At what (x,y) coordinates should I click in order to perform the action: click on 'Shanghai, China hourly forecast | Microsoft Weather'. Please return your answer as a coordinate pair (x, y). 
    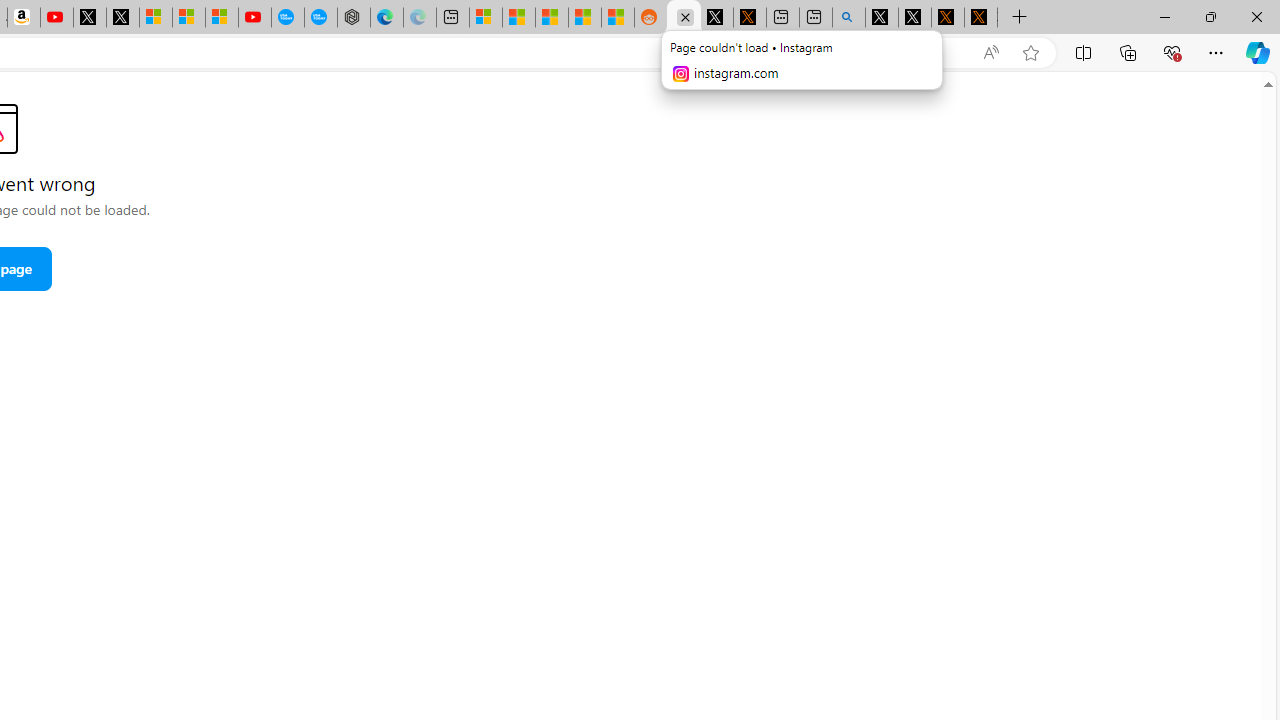
    Looking at the image, I should click on (552, 17).